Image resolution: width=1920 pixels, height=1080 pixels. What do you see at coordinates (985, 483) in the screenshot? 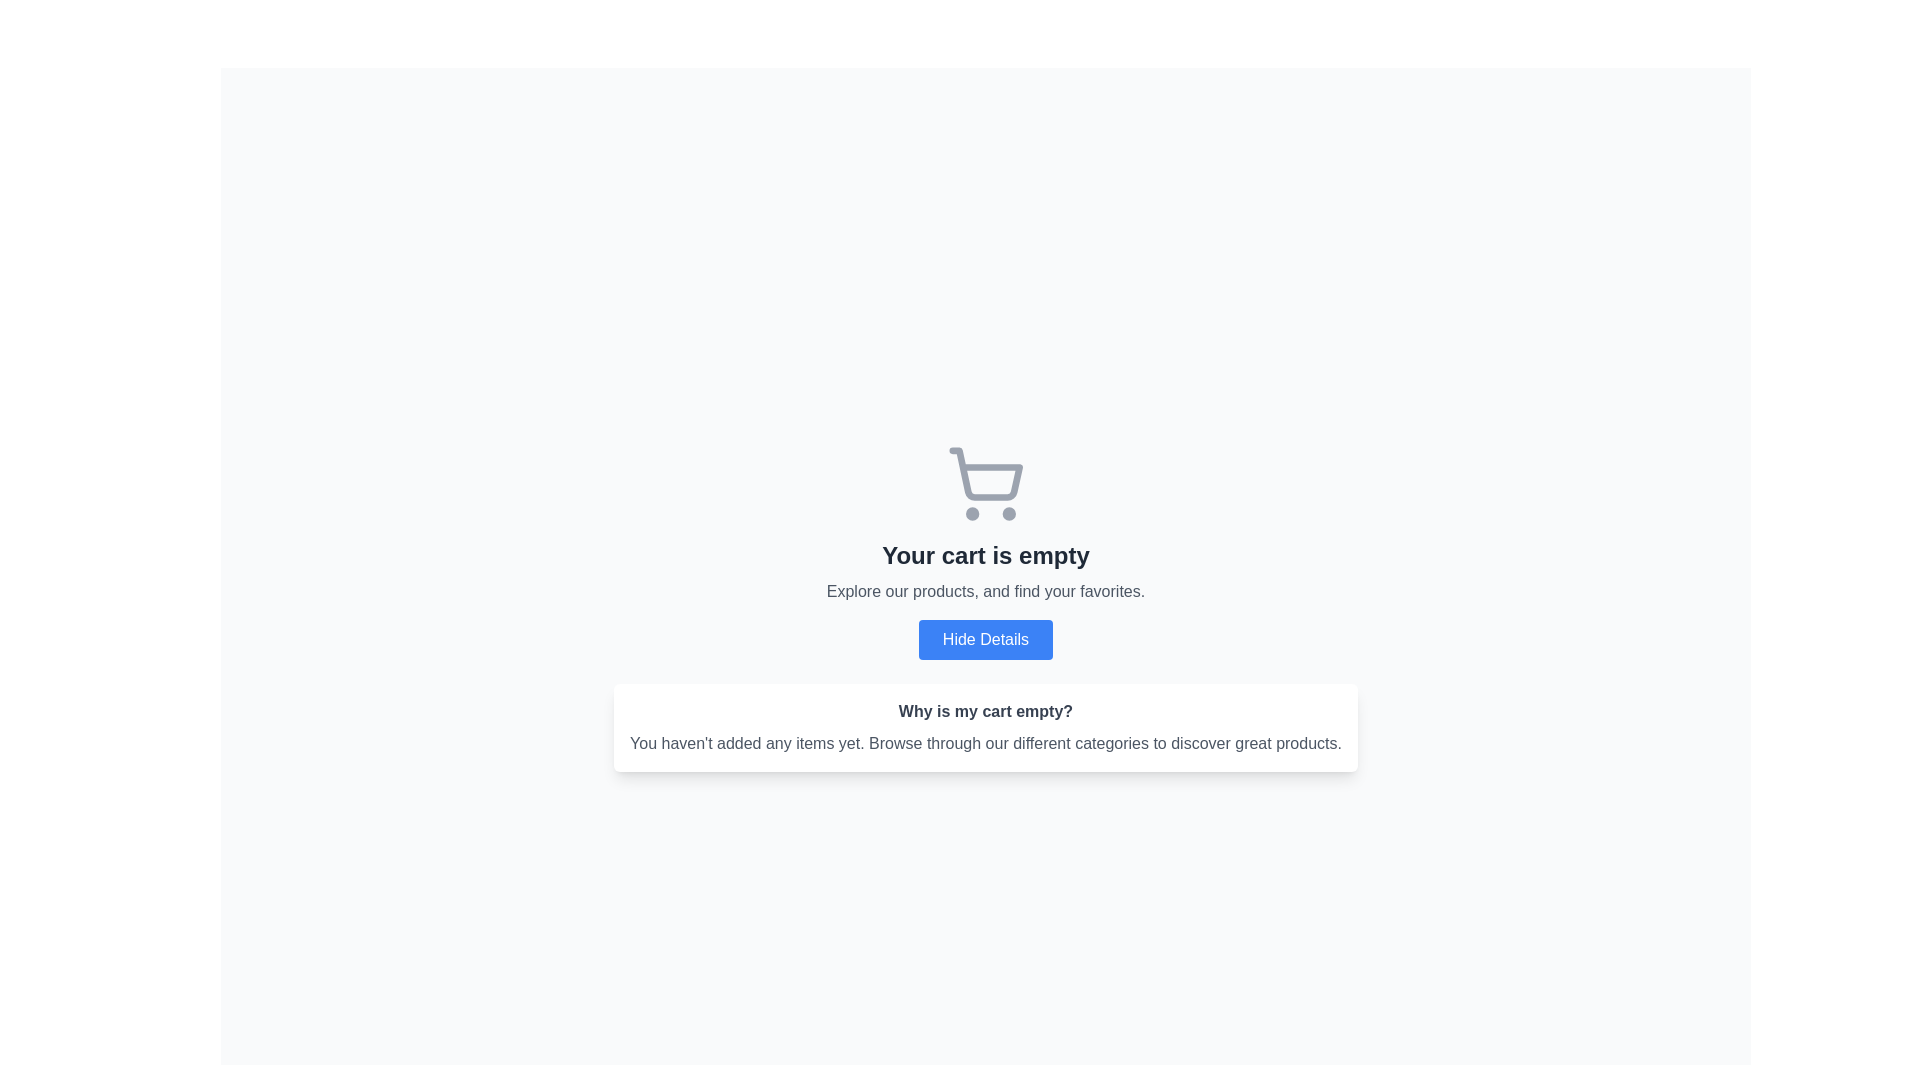
I see `the empty shopping cart SVG icon that visually communicates the status of the shopping cart, positioned centrally above the header text 'Your cart is empty'` at bounding box center [985, 483].